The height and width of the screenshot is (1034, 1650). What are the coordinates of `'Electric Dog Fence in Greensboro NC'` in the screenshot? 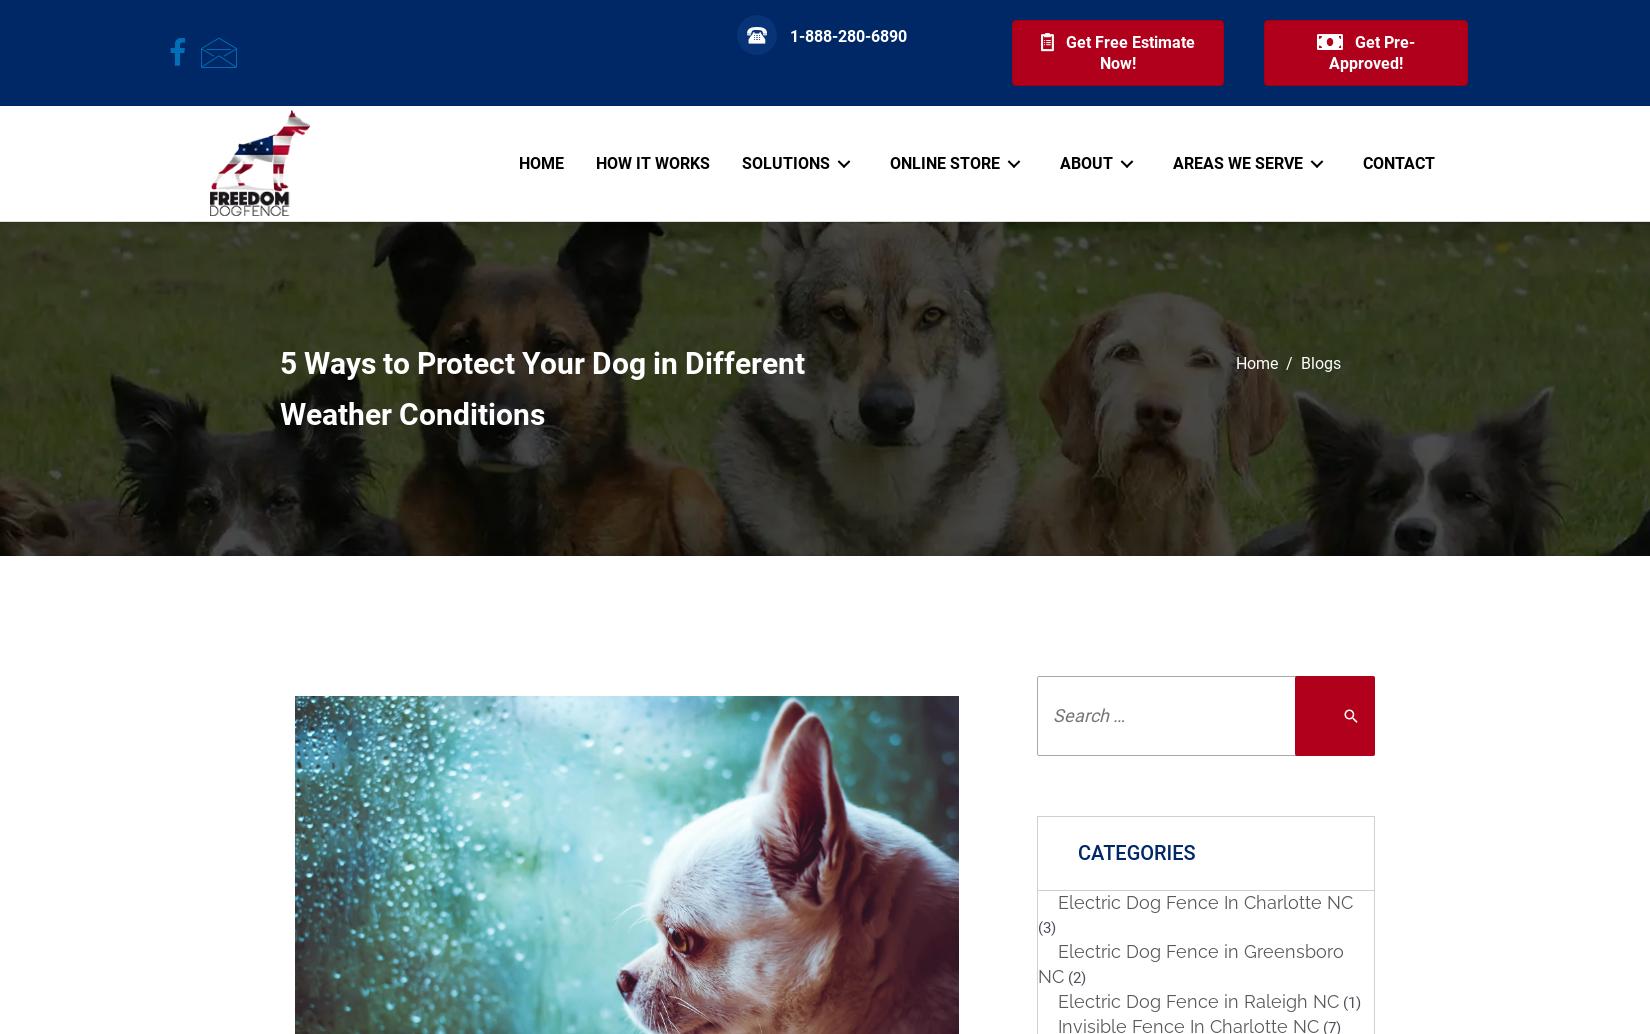 It's located at (1190, 961).